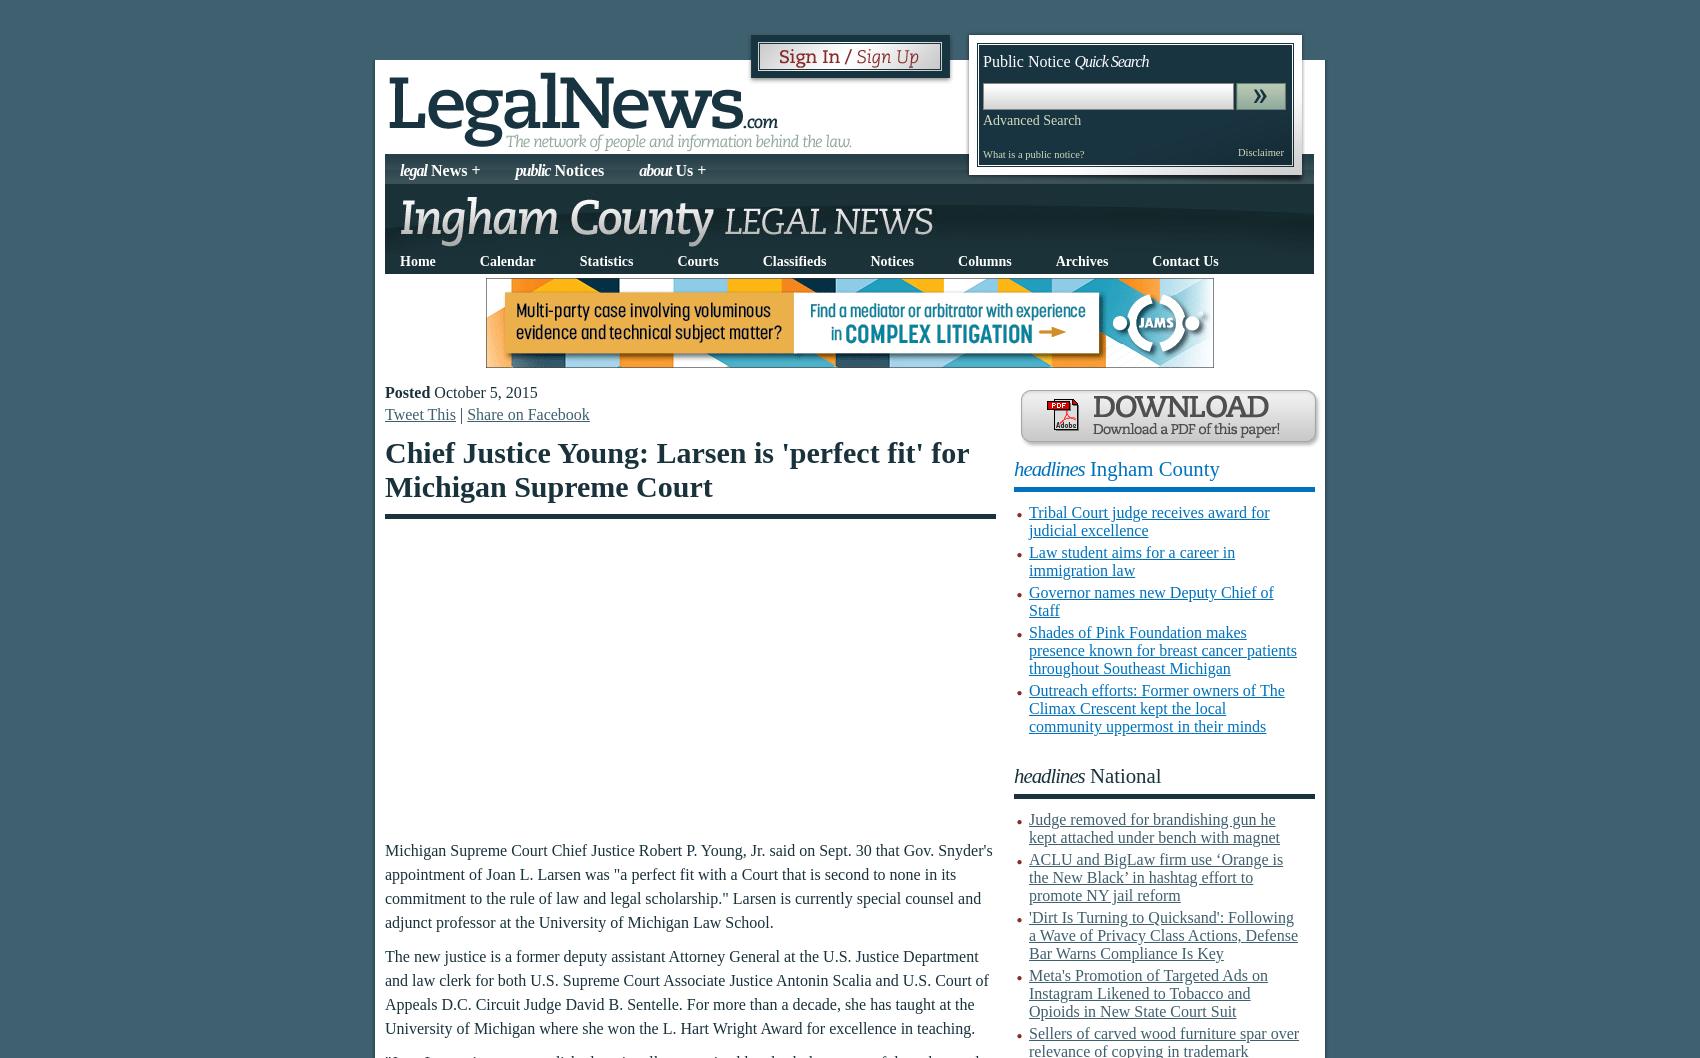  What do you see at coordinates (1028, 649) in the screenshot?
I see `'Shades of Pink Foundation makes presence known for breast cancer patients throughout Southeast Michigan'` at bounding box center [1028, 649].